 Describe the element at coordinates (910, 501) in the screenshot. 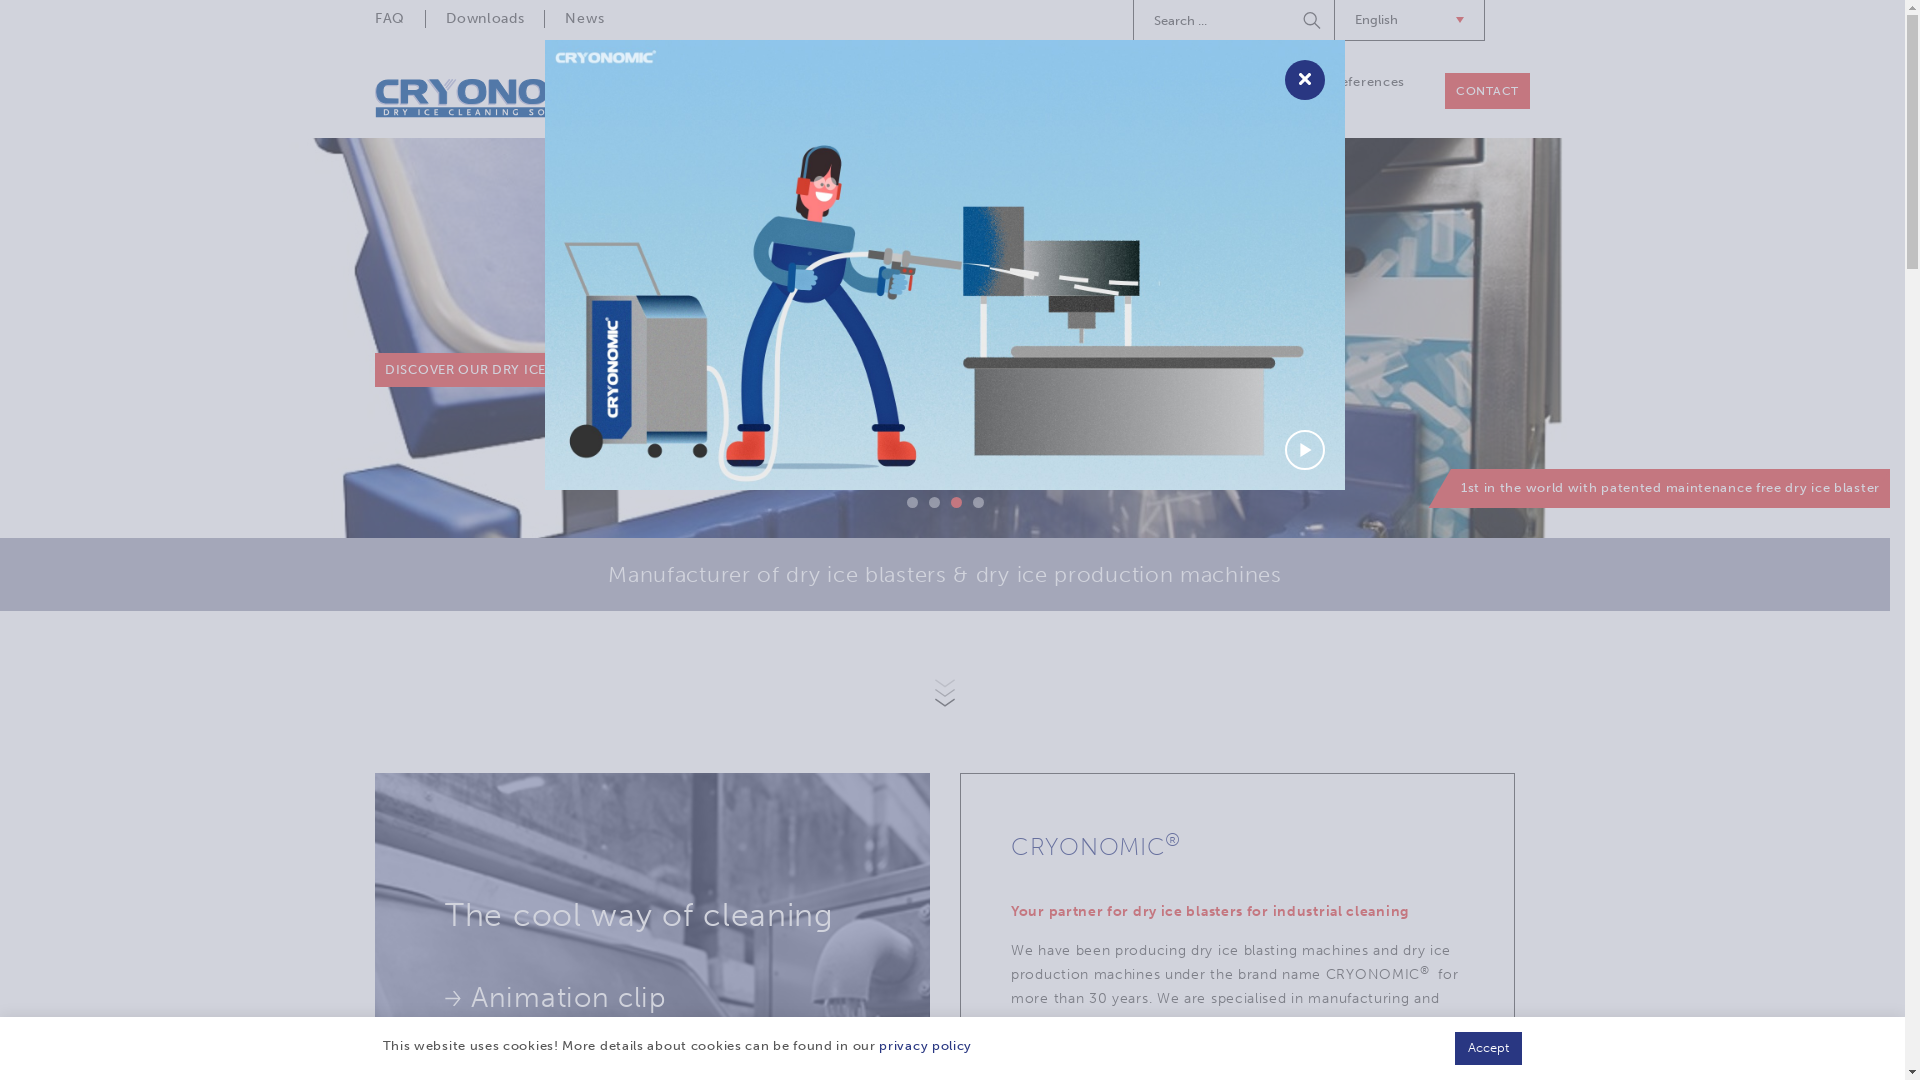

I see `'1'` at that location.